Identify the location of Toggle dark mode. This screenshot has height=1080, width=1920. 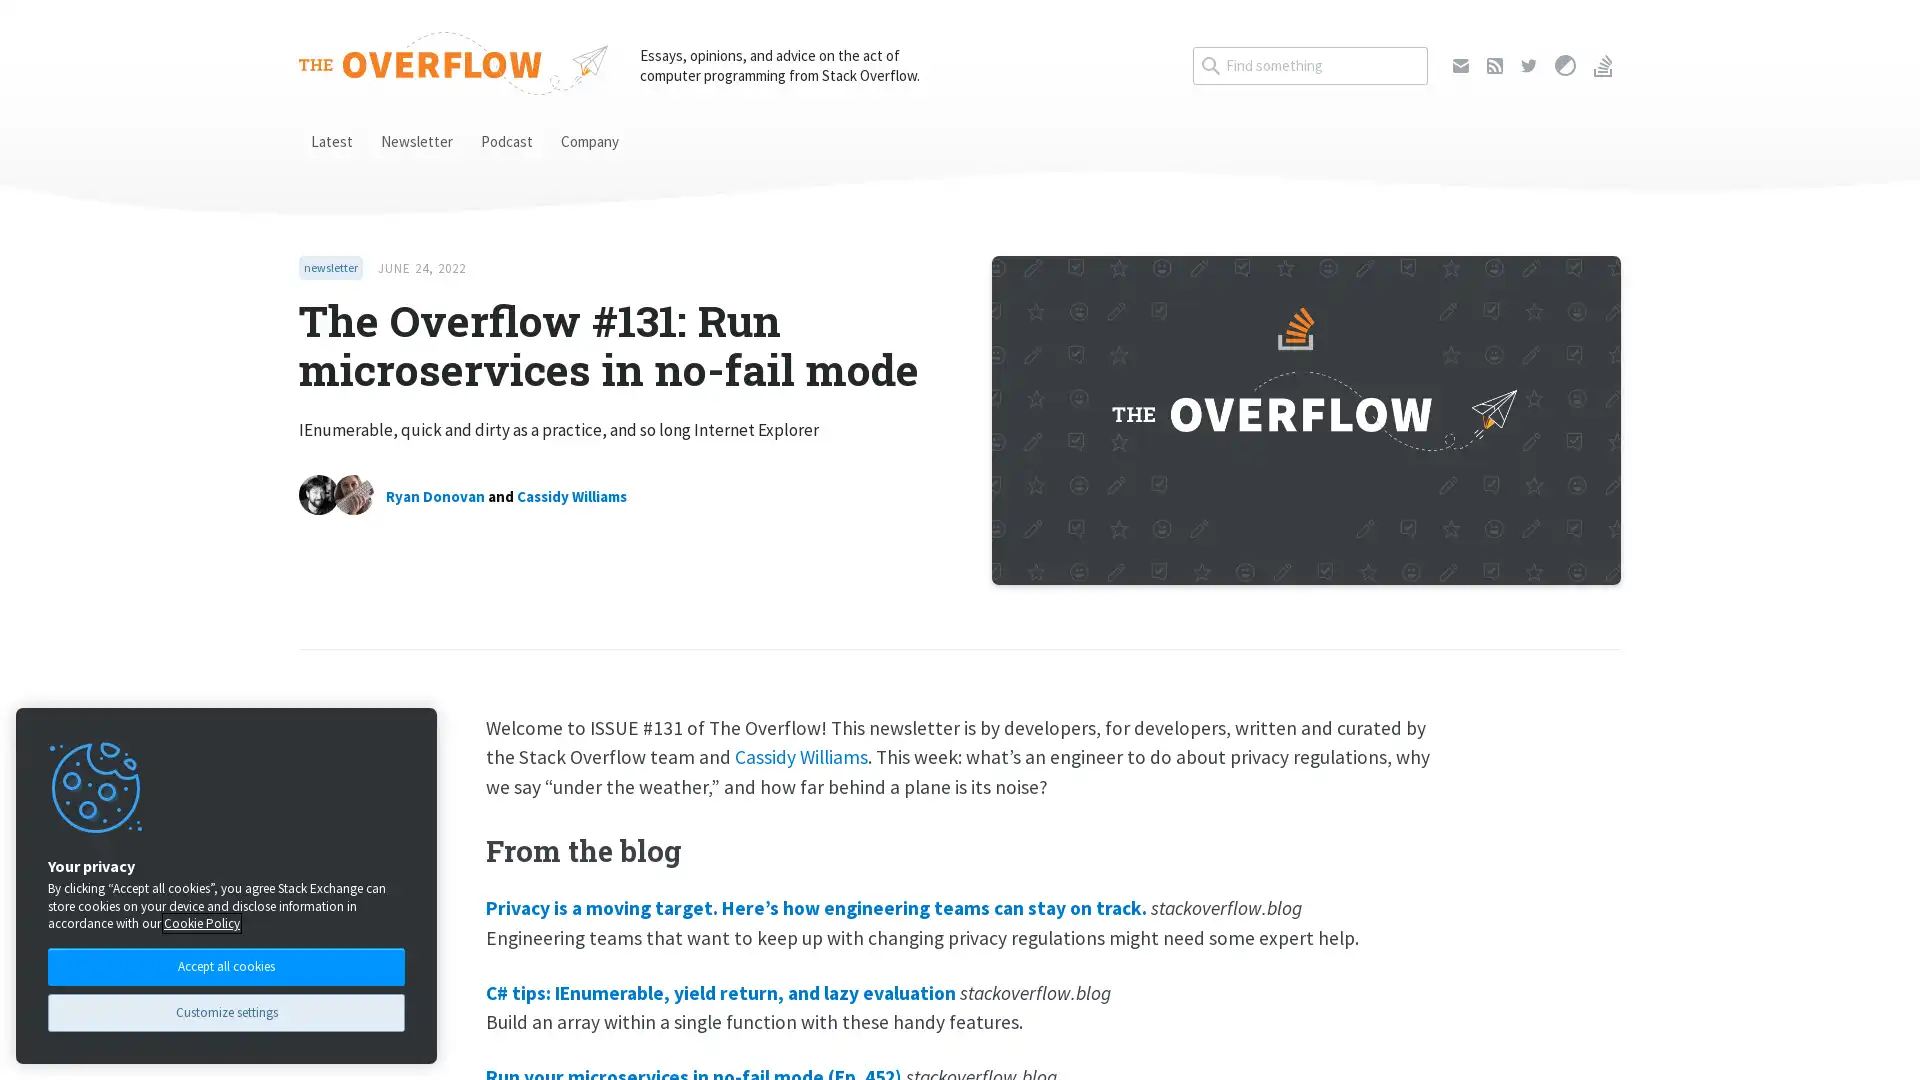
(1564, 64).